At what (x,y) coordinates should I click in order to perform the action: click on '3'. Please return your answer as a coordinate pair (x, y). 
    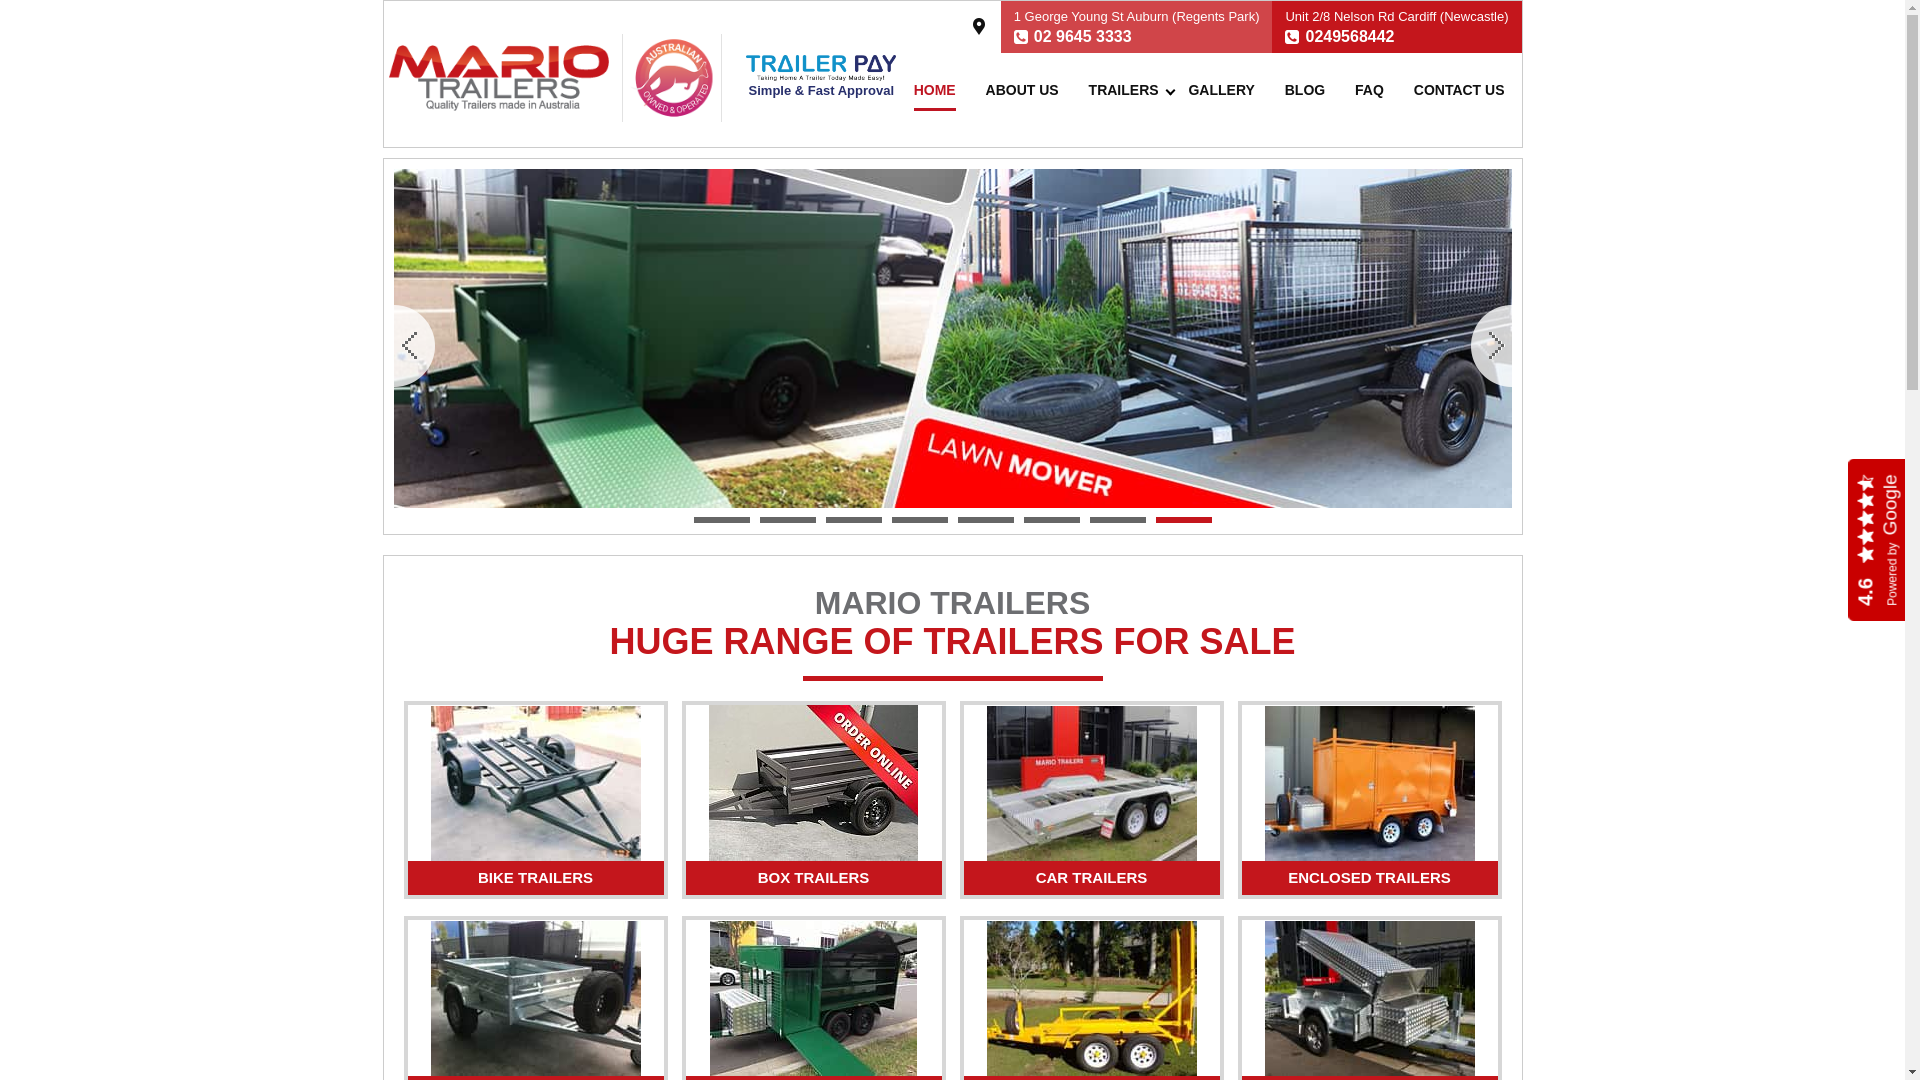
    Looking at the image, I should click on (854, 519).